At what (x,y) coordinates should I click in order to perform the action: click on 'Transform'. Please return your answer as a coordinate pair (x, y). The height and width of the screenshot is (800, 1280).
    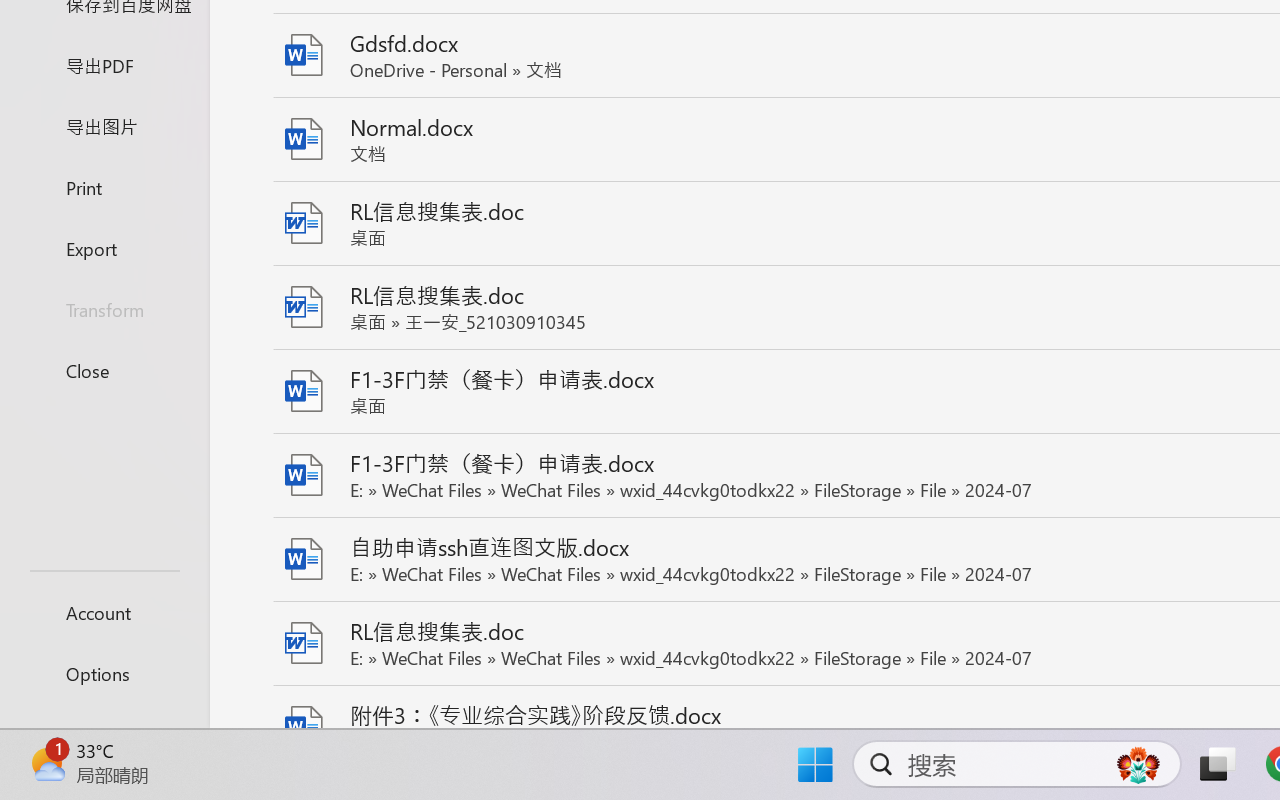
    Looking at the image, I should click on (103, 308).